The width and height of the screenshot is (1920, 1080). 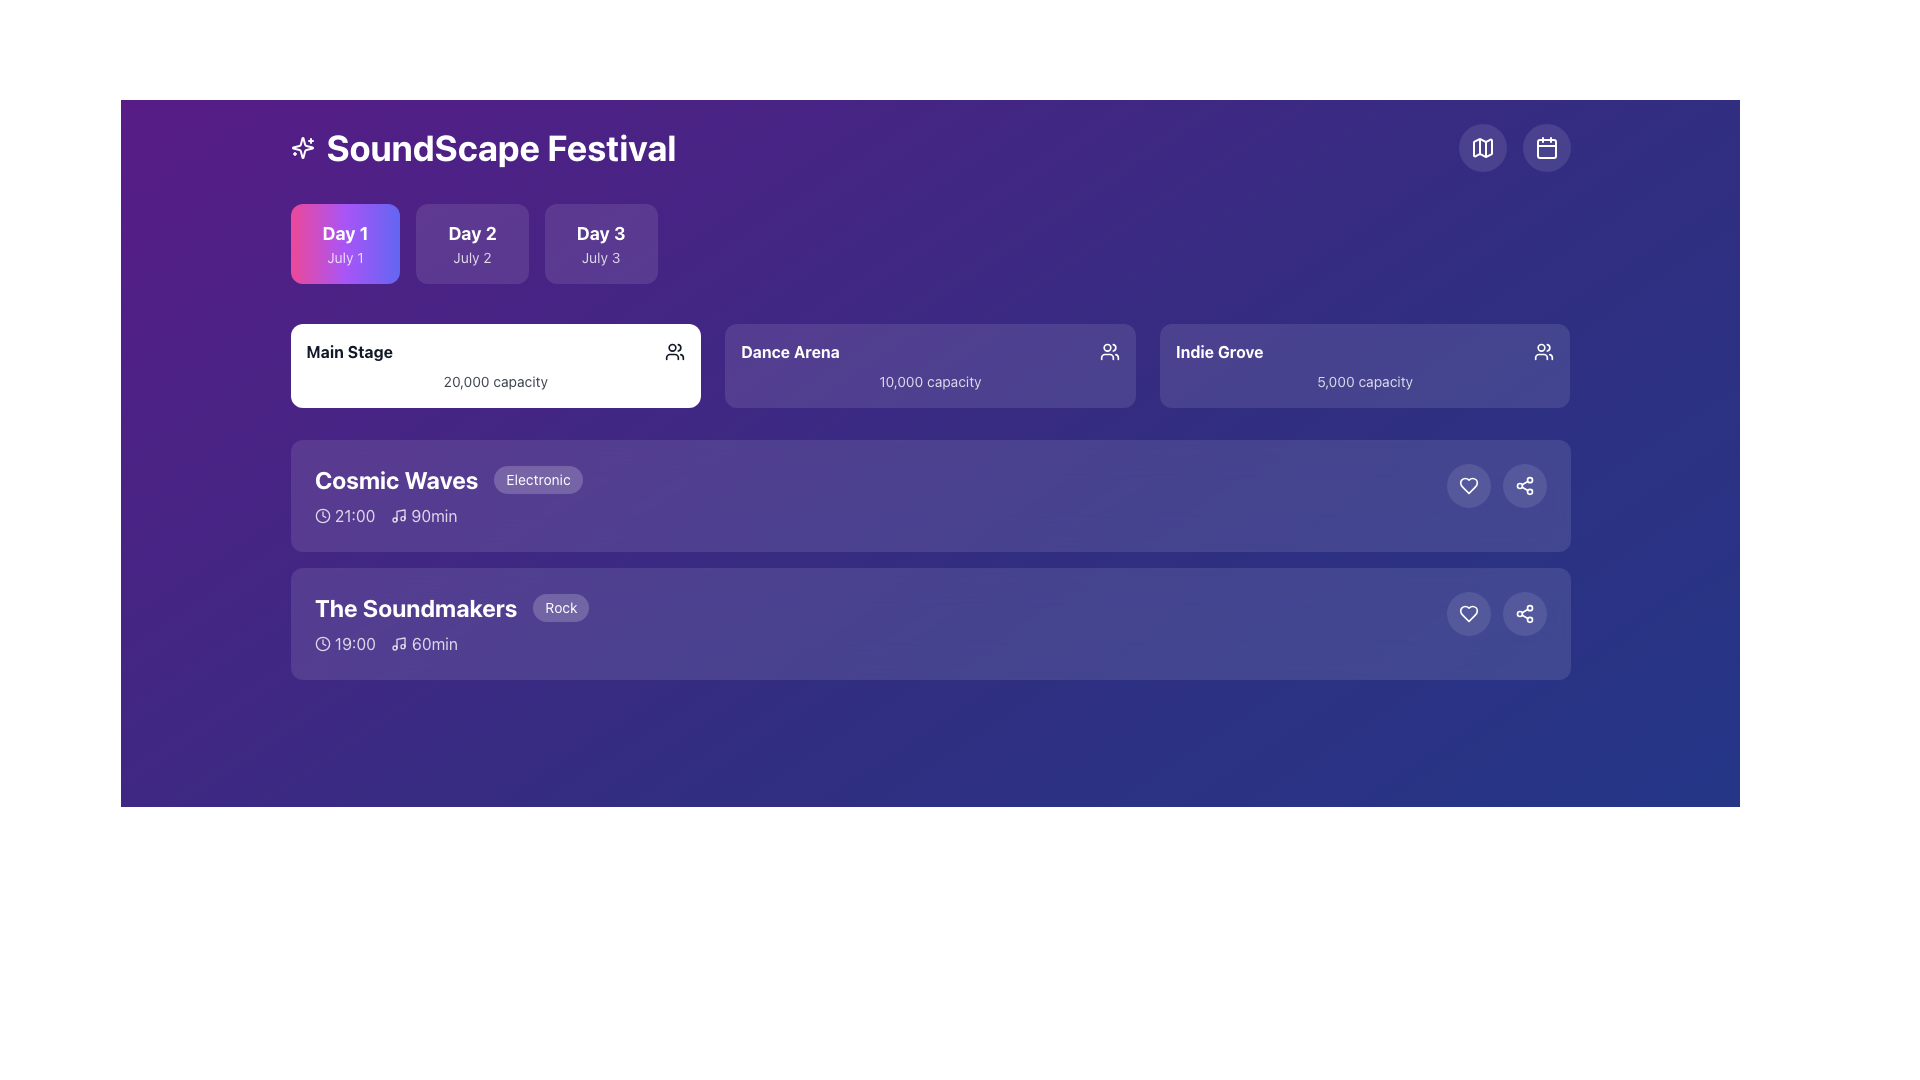 I want to click on the share icon, represented by three dots connected by two lines in a triangular structure, located at the bottom right of the 'Cosmic Waves' event card, so click(x=1523, y=612).